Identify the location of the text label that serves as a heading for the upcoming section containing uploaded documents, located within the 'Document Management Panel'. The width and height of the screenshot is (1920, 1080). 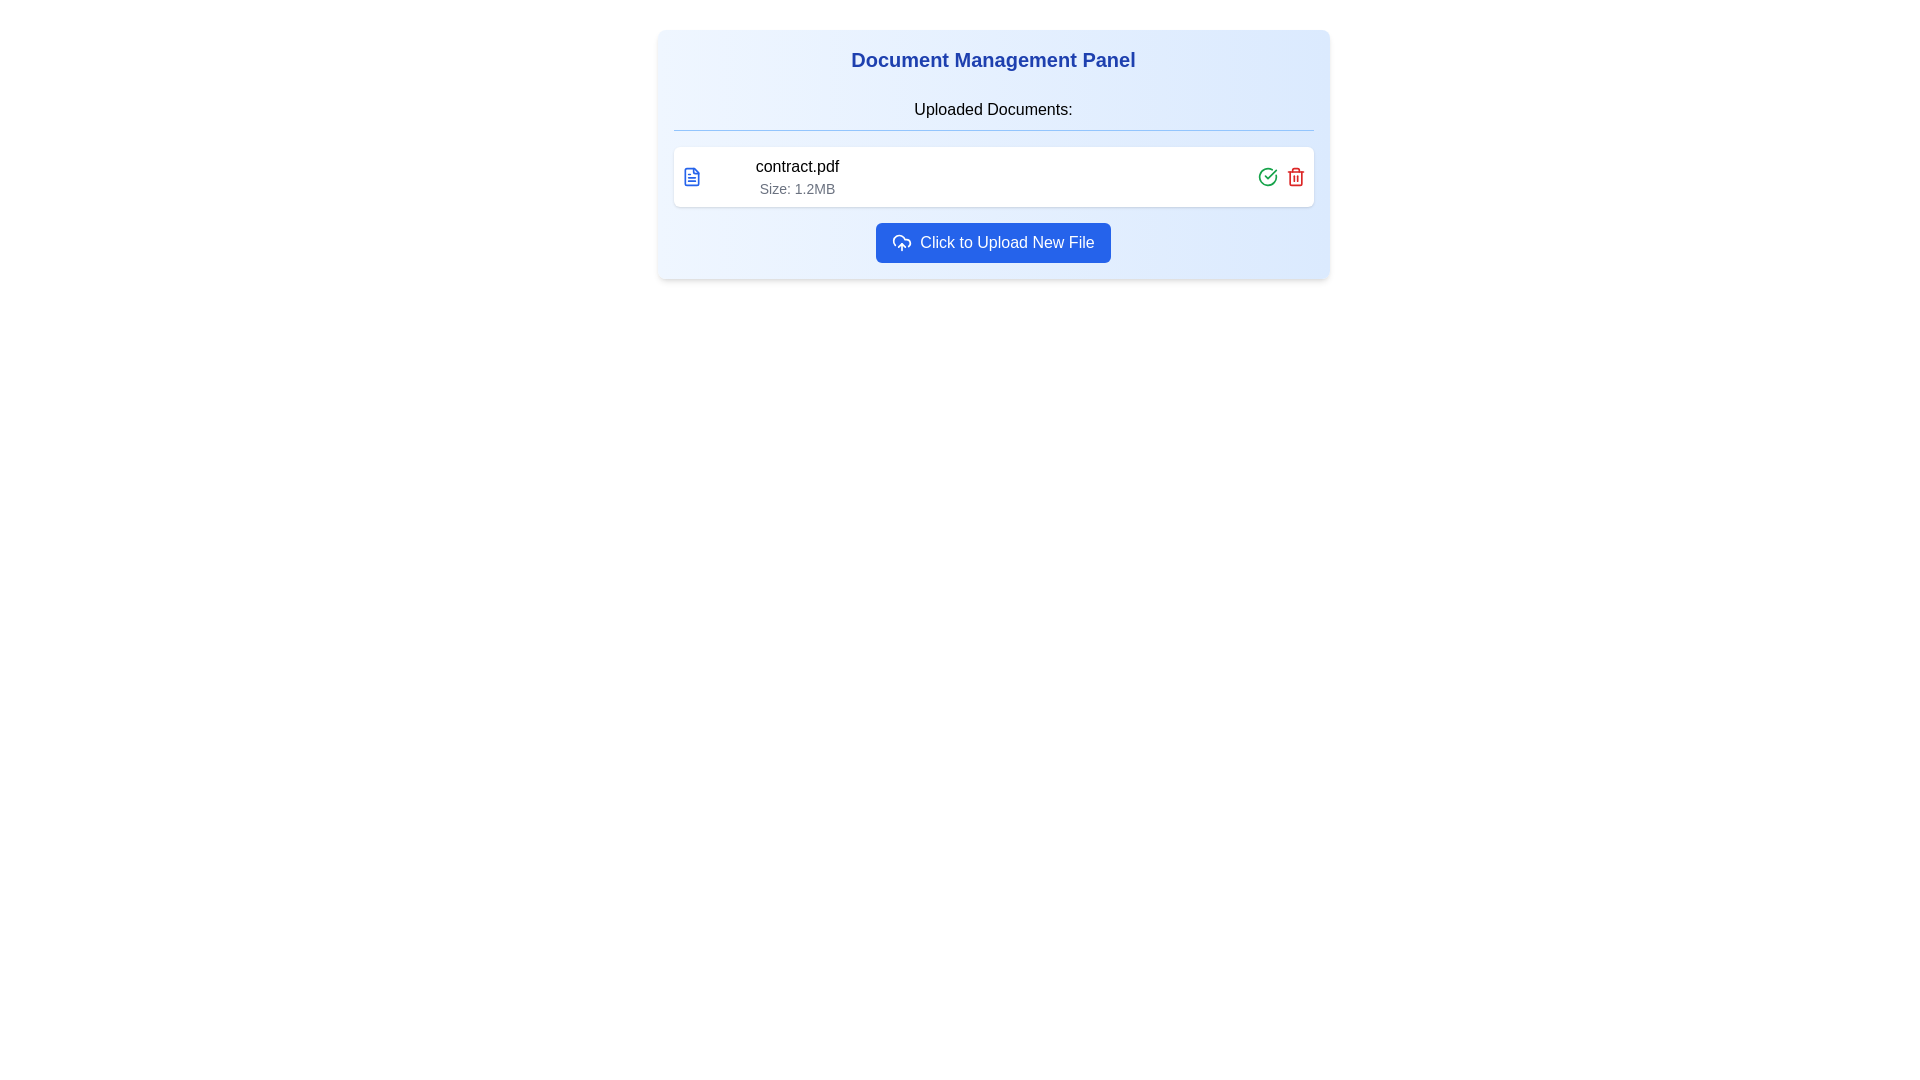
(993, 110).